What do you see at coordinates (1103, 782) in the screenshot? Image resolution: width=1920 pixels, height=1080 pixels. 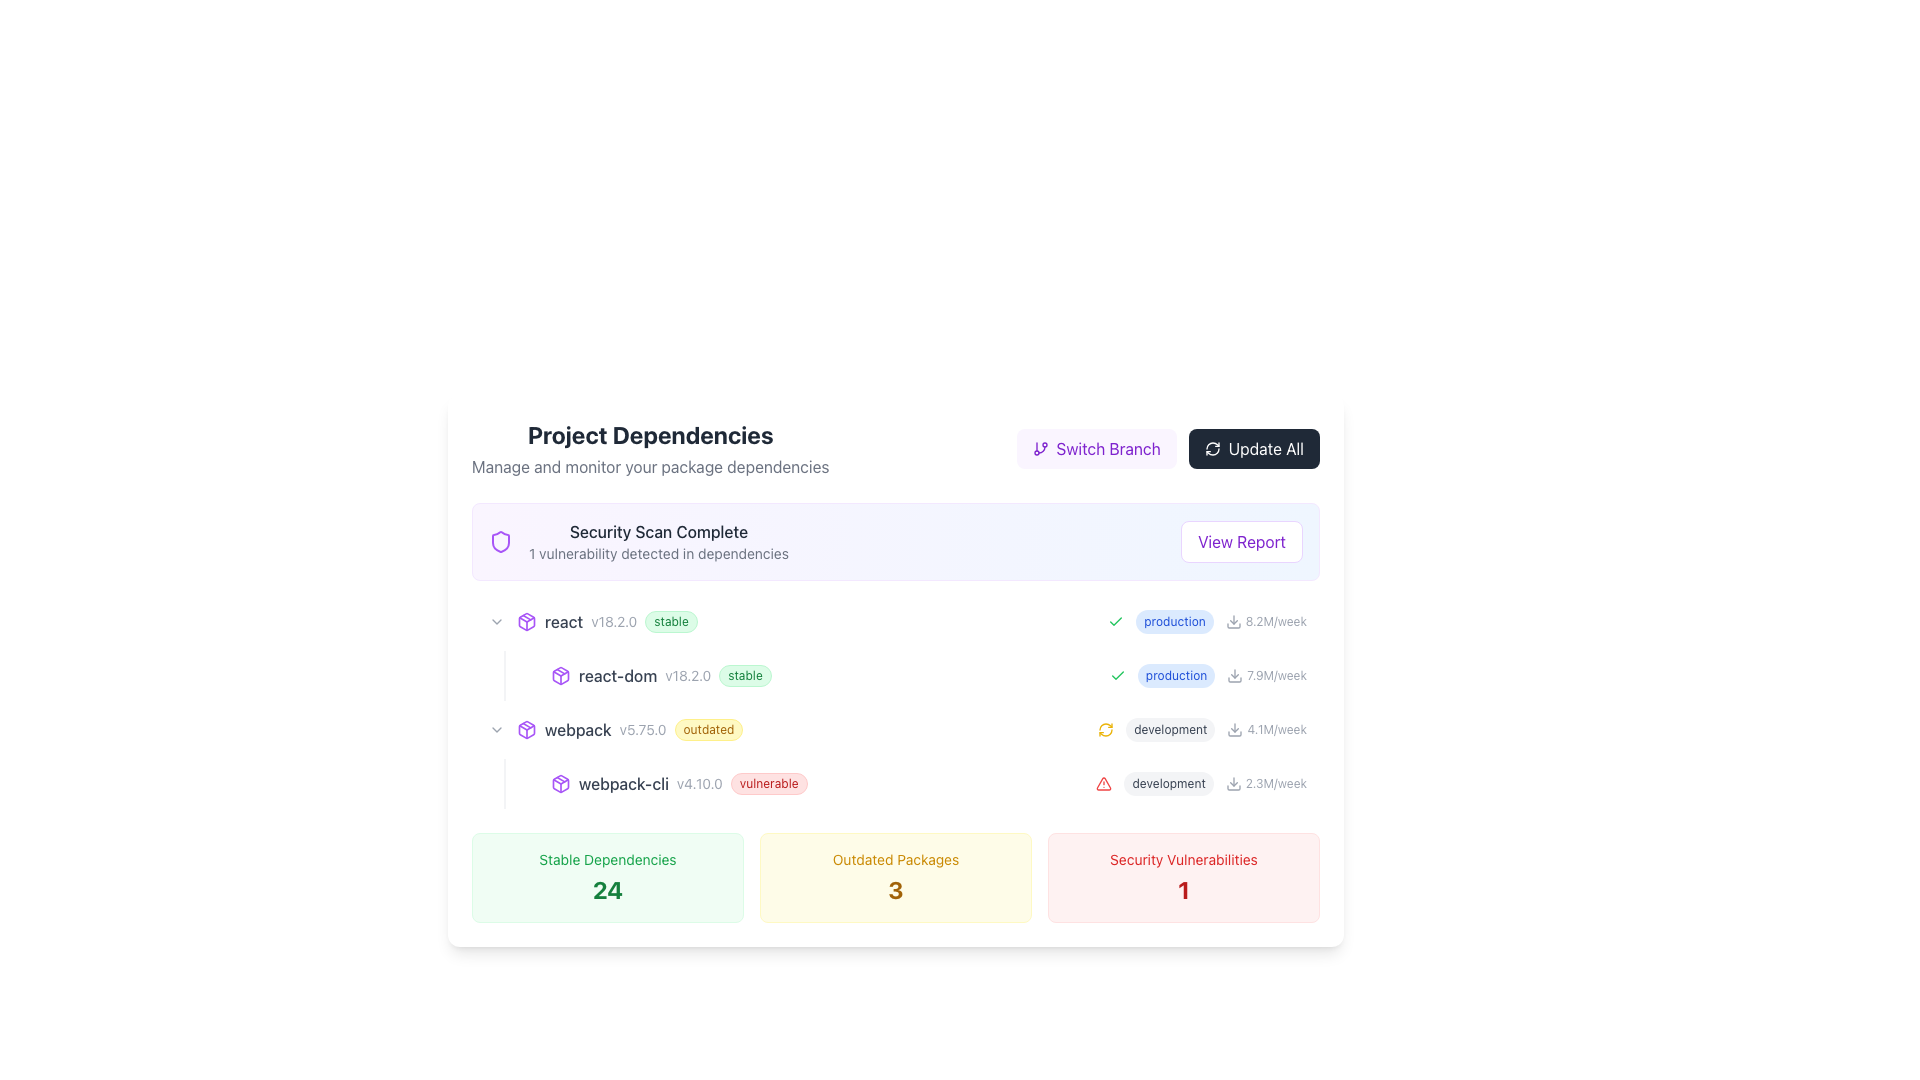 I see `the visual warning icon located to the left of the 'development' tag and its download rate '2.3M/week'` at bounding box center [1103, 782].